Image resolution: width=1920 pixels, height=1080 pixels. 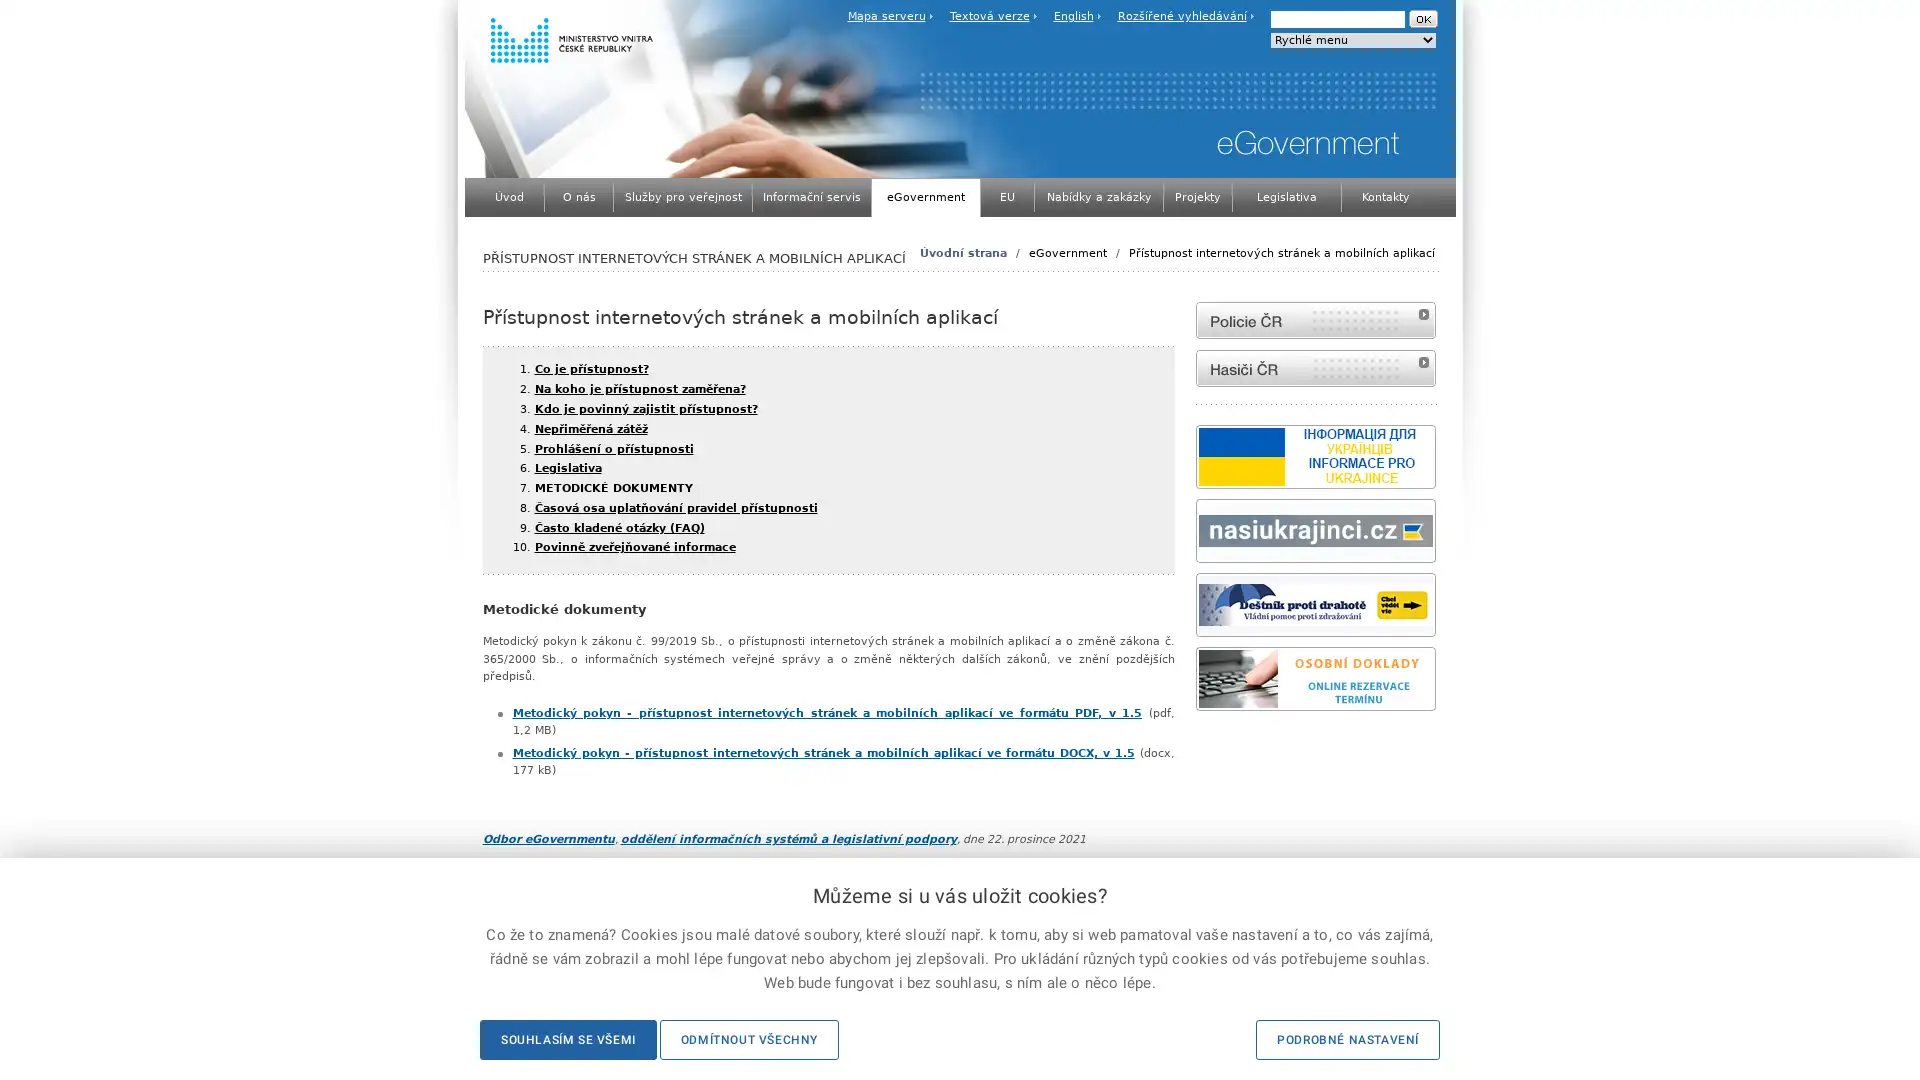 What do you see at coordinates (1421, 19) in the screenshot?
I see `ok` at bounding box center [1421, 19].